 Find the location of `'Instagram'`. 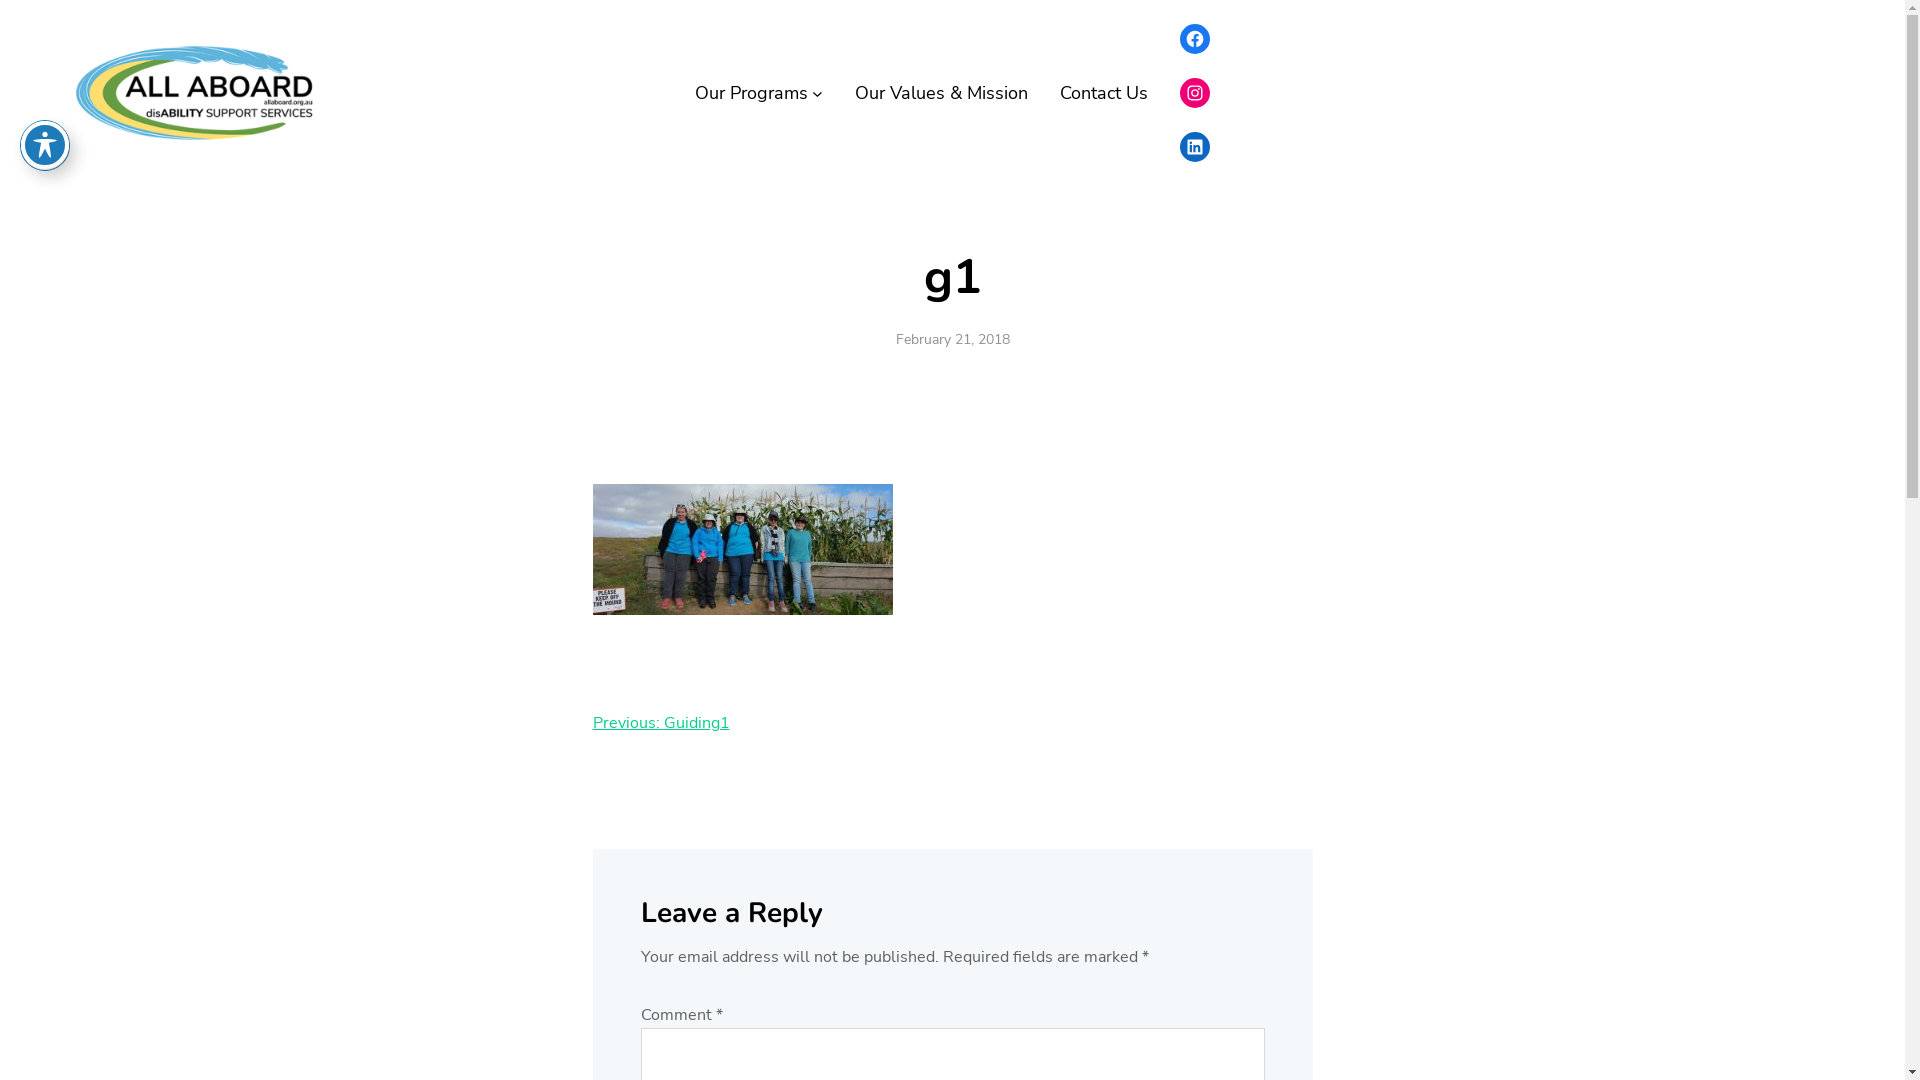

'Instagram' is located at coordinates (1180, 92).